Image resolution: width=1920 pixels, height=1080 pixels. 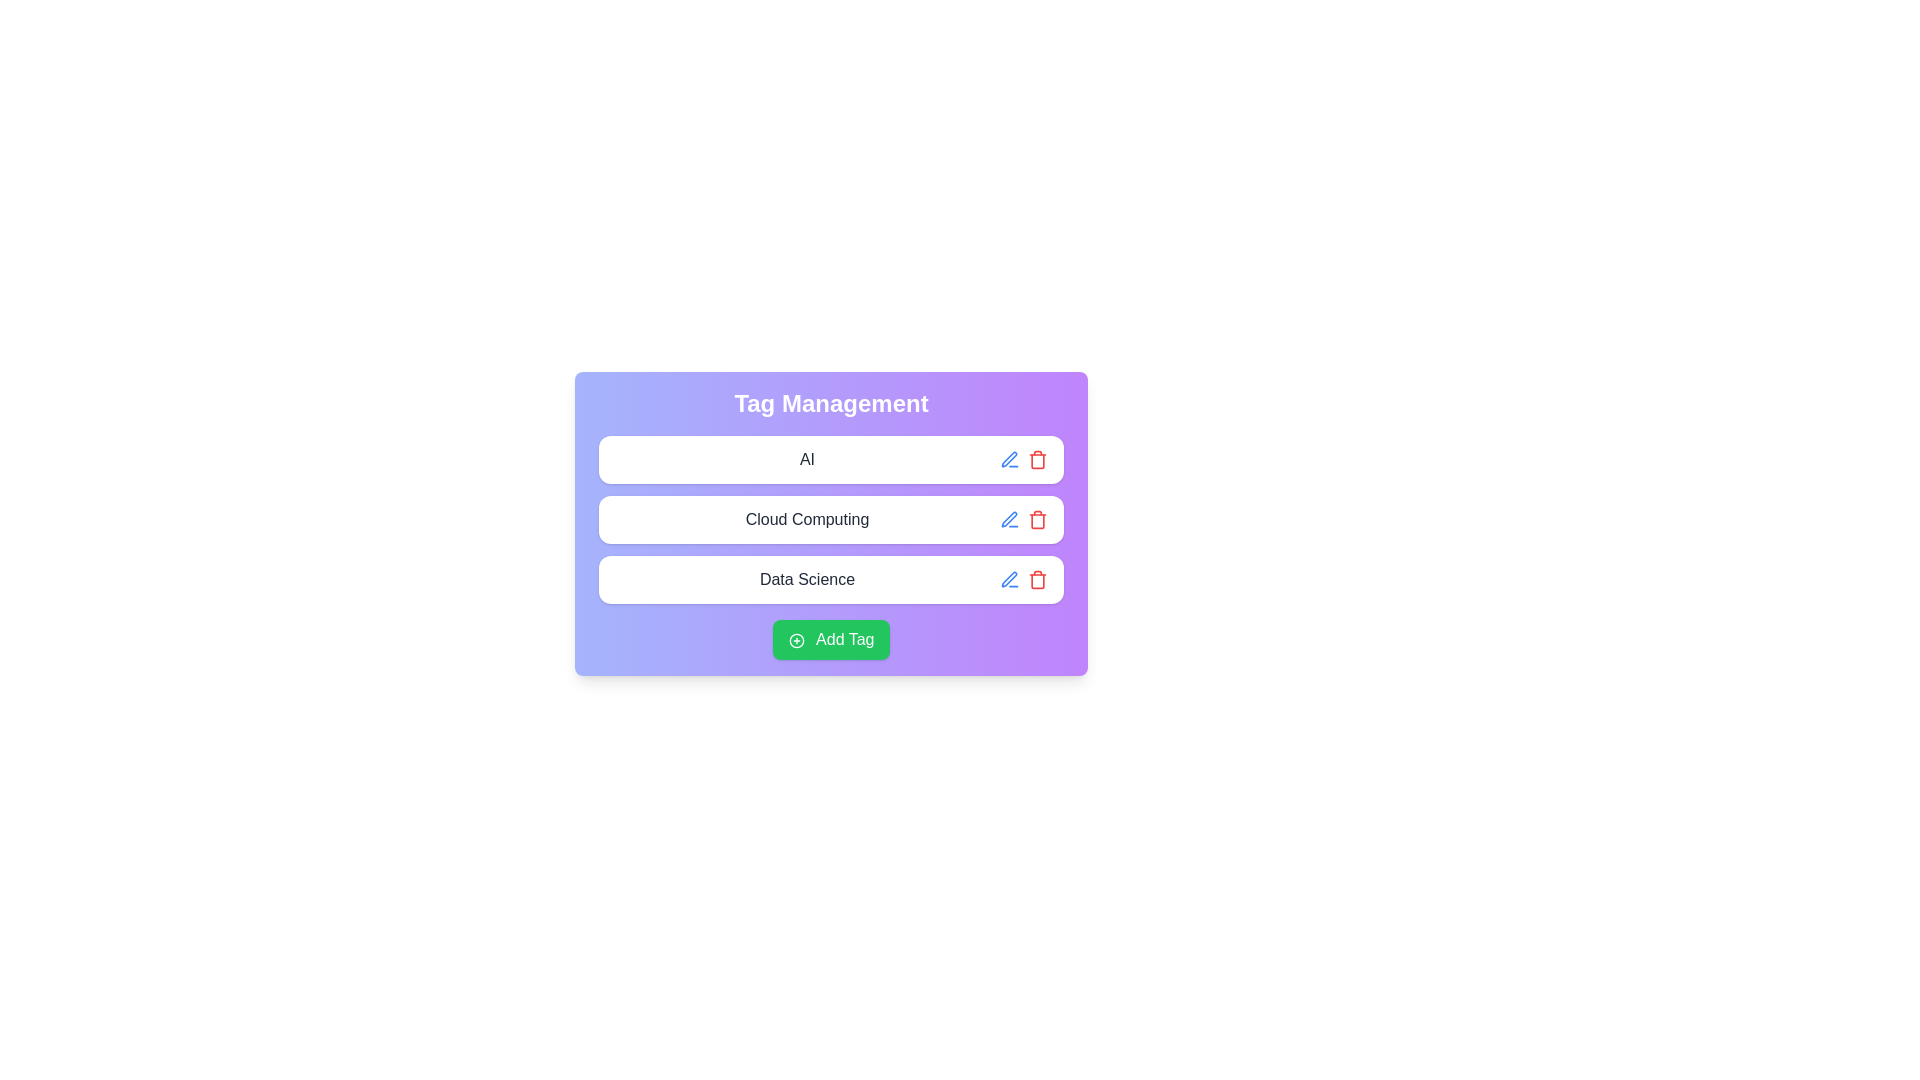 What do you see at coordinates (1037, 579) in the screenshot?
I see `the red trash can icon located to the right of the 'Data Science' entry in the 'Tag Management' block to observe the style change` at bounding box center [1037, 579].